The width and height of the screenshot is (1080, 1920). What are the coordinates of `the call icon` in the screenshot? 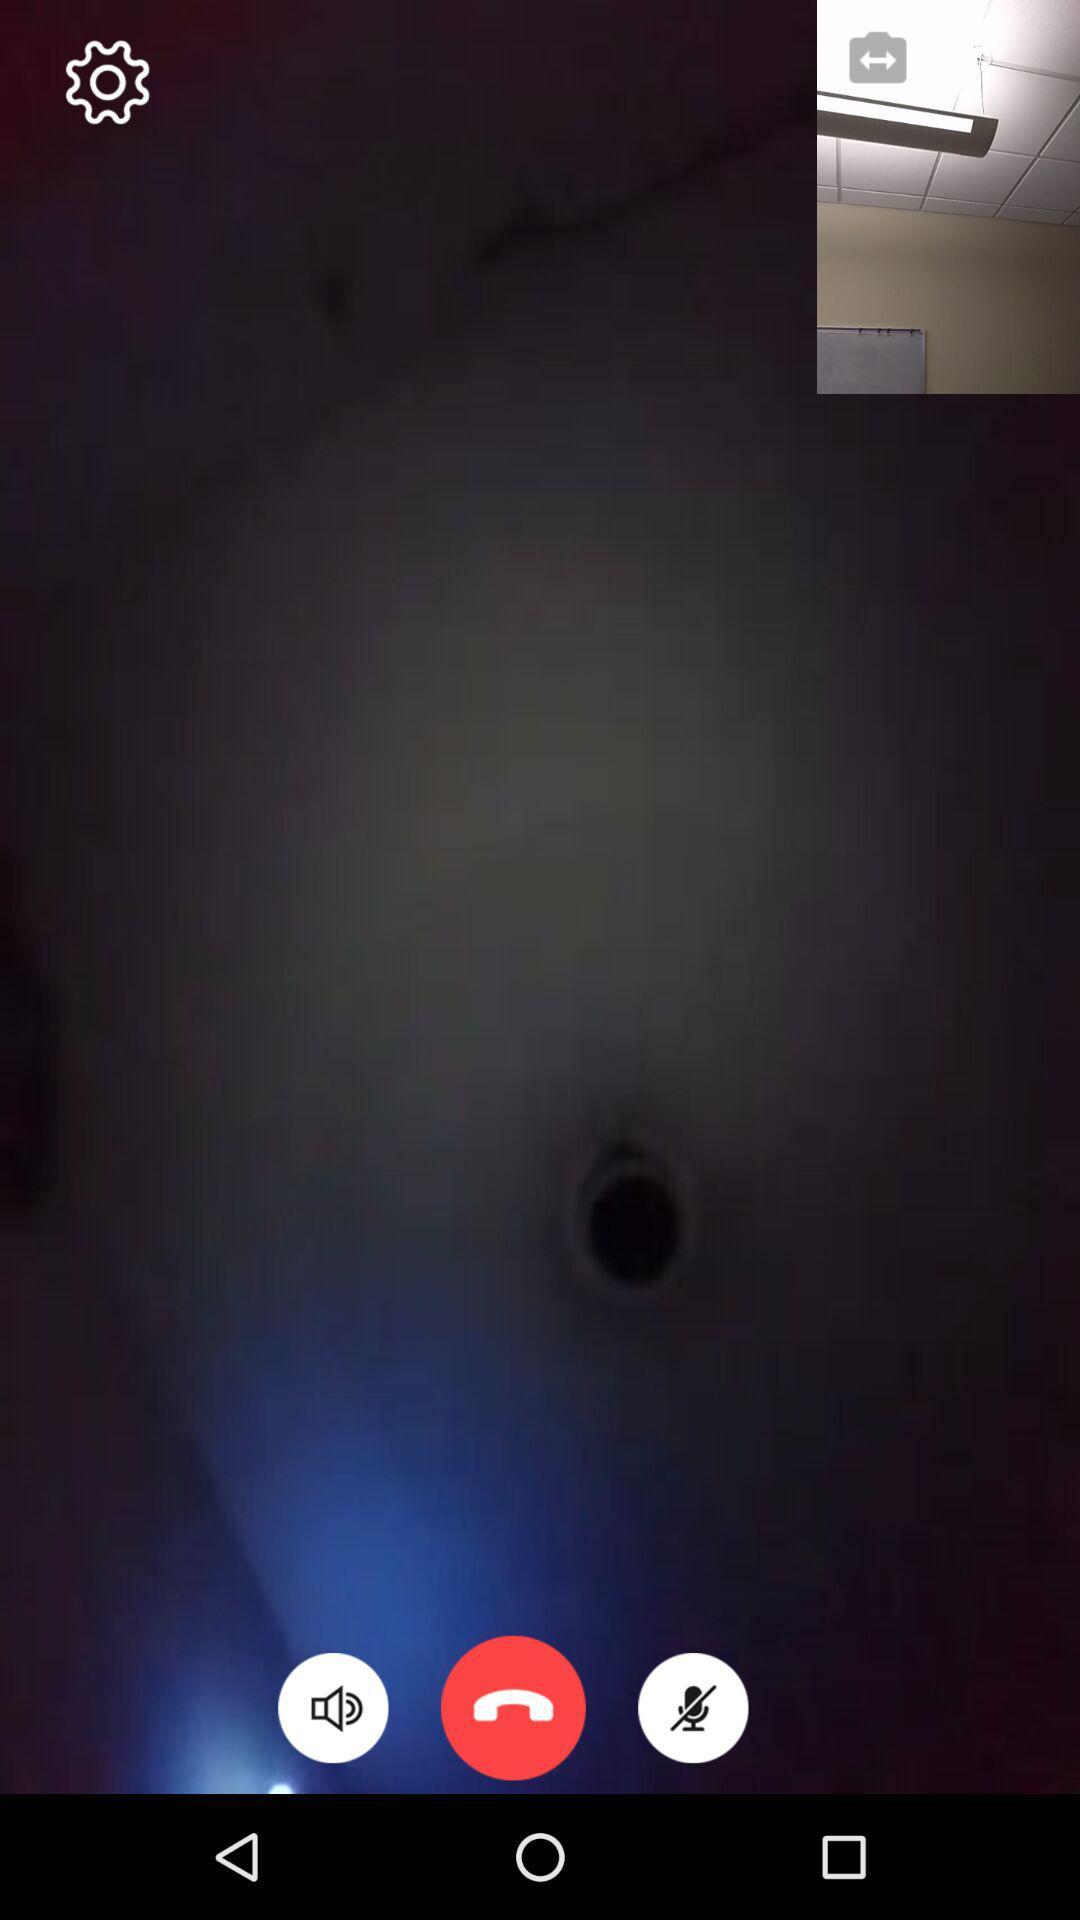 It's located at (512, 1707).